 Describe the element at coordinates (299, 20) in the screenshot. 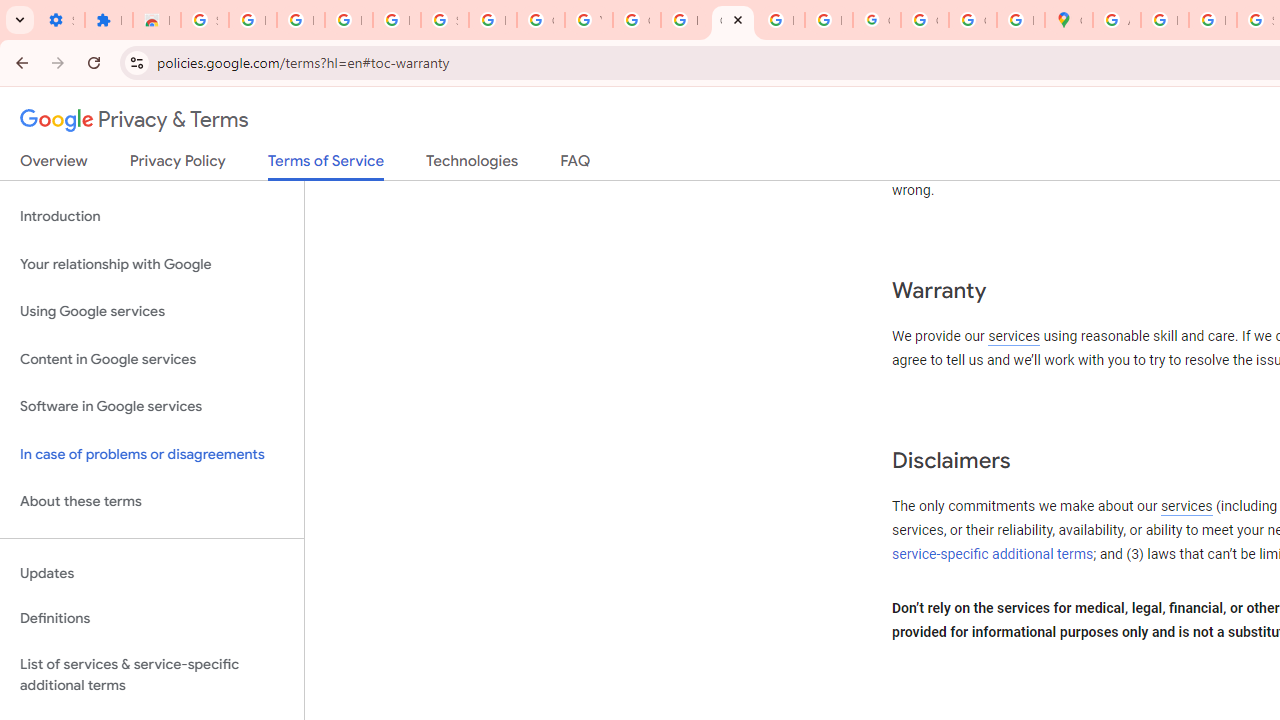

I see `'Delete photos & videos - Computer - Google Photos Help'` at that location.